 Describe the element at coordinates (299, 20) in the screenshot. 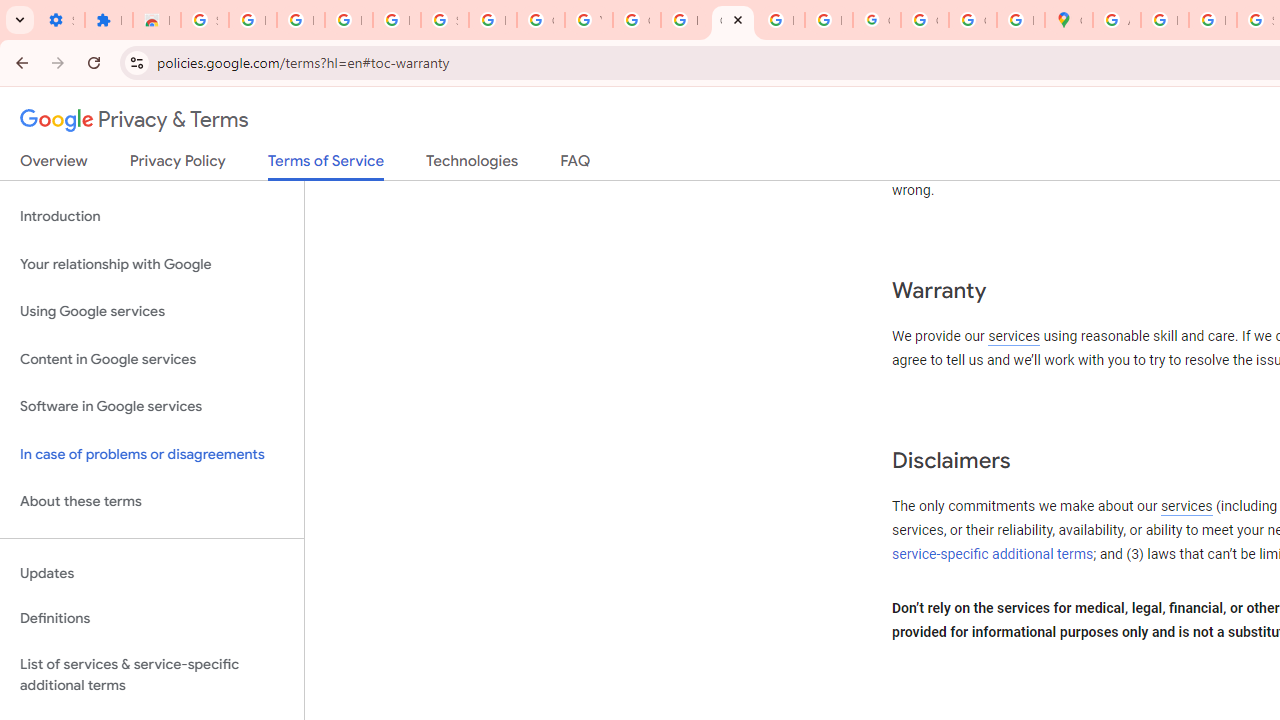

I see `'Delete photos & videos - Computer - Google Photos Help'` at that location.